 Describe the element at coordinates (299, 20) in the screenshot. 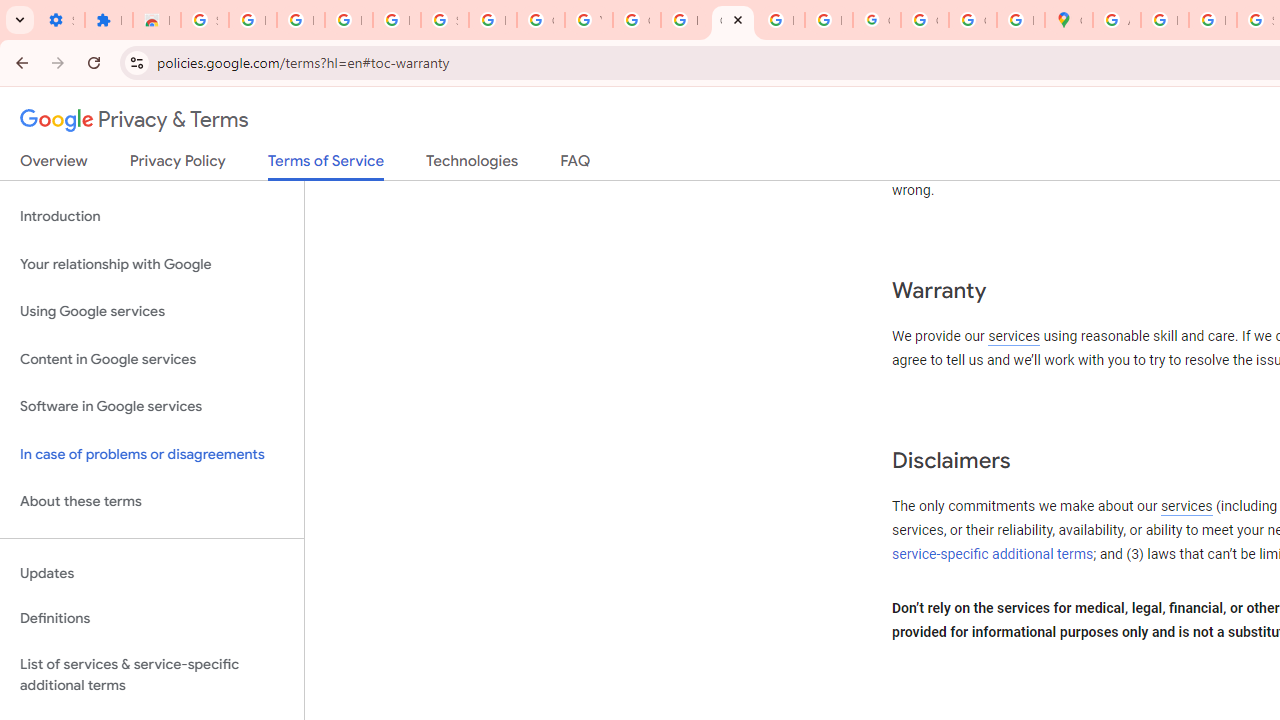

I see `'Delete photos & videos - Computer - Google Photos Help'` at that location.